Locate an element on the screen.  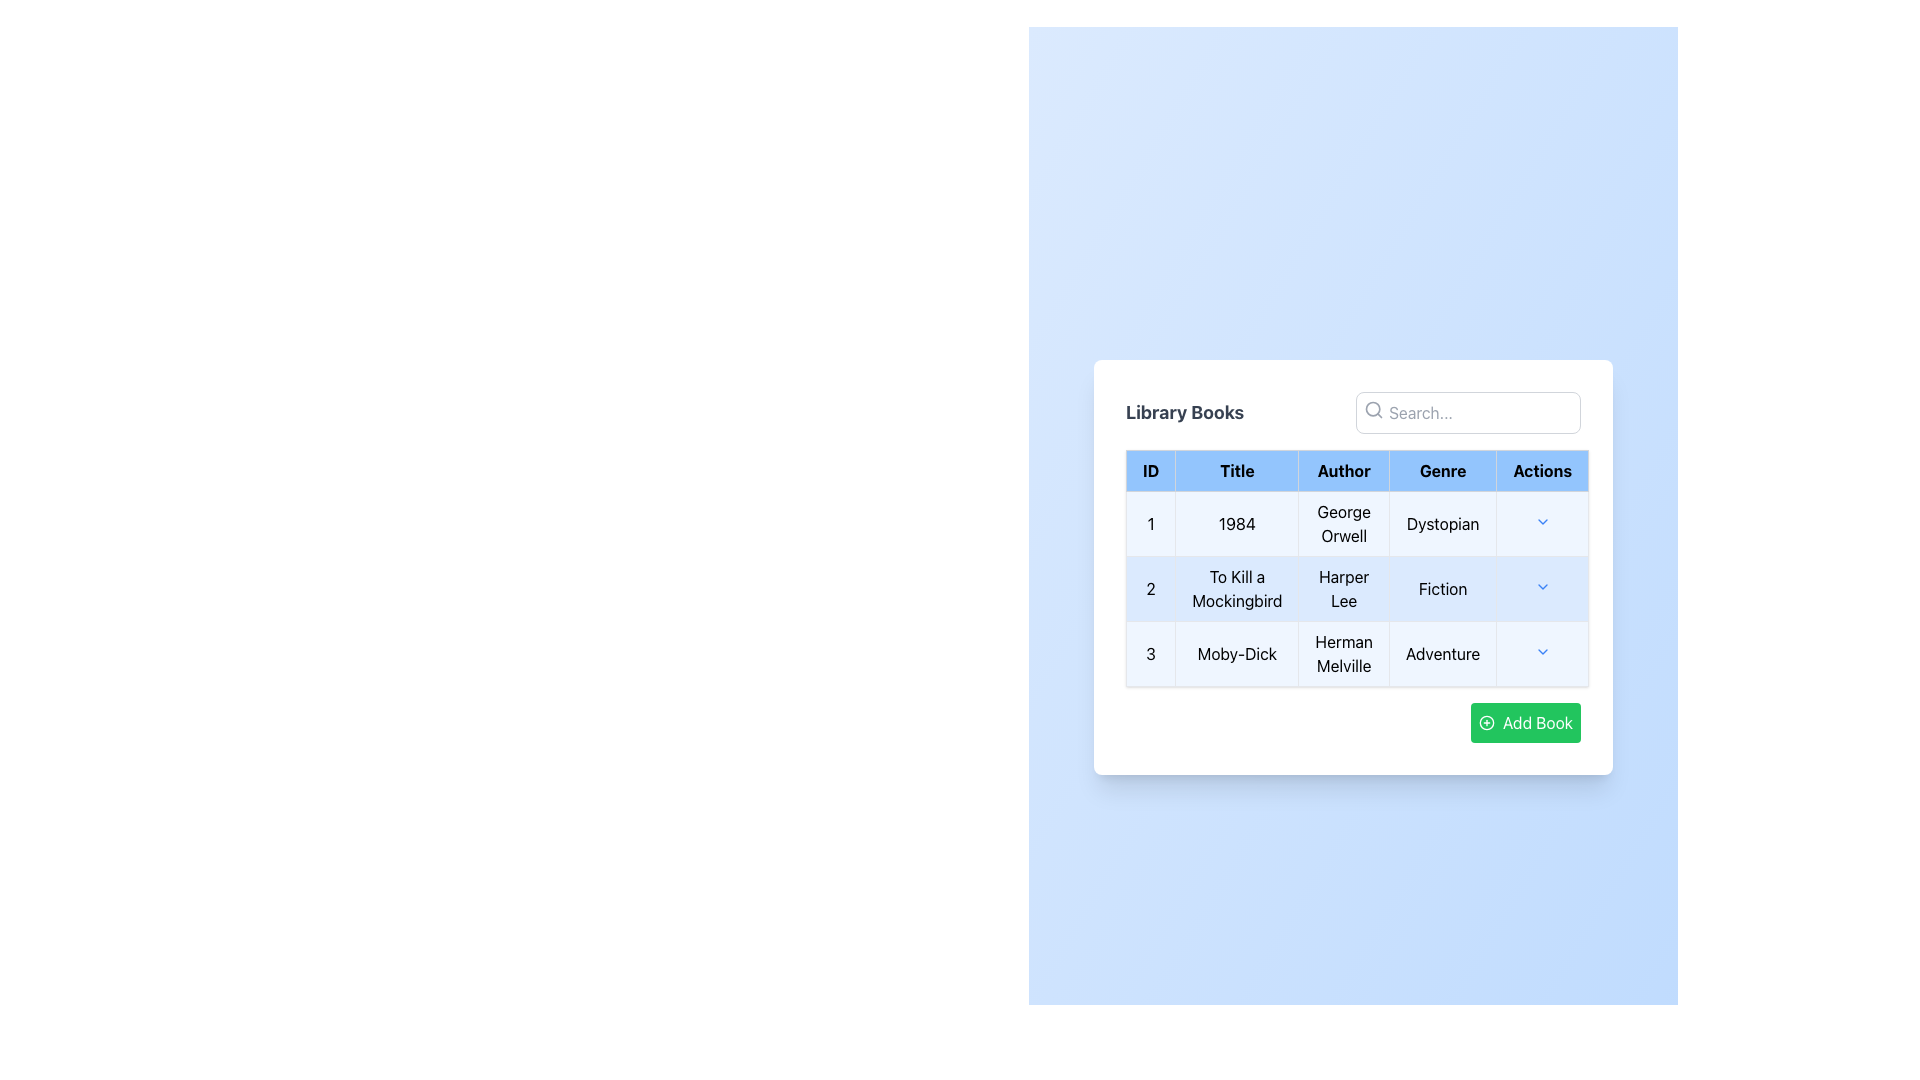
text 'Herman Melville' from the table cell located in the third row under the 'Author' column is located at coordinates (1357, 653).